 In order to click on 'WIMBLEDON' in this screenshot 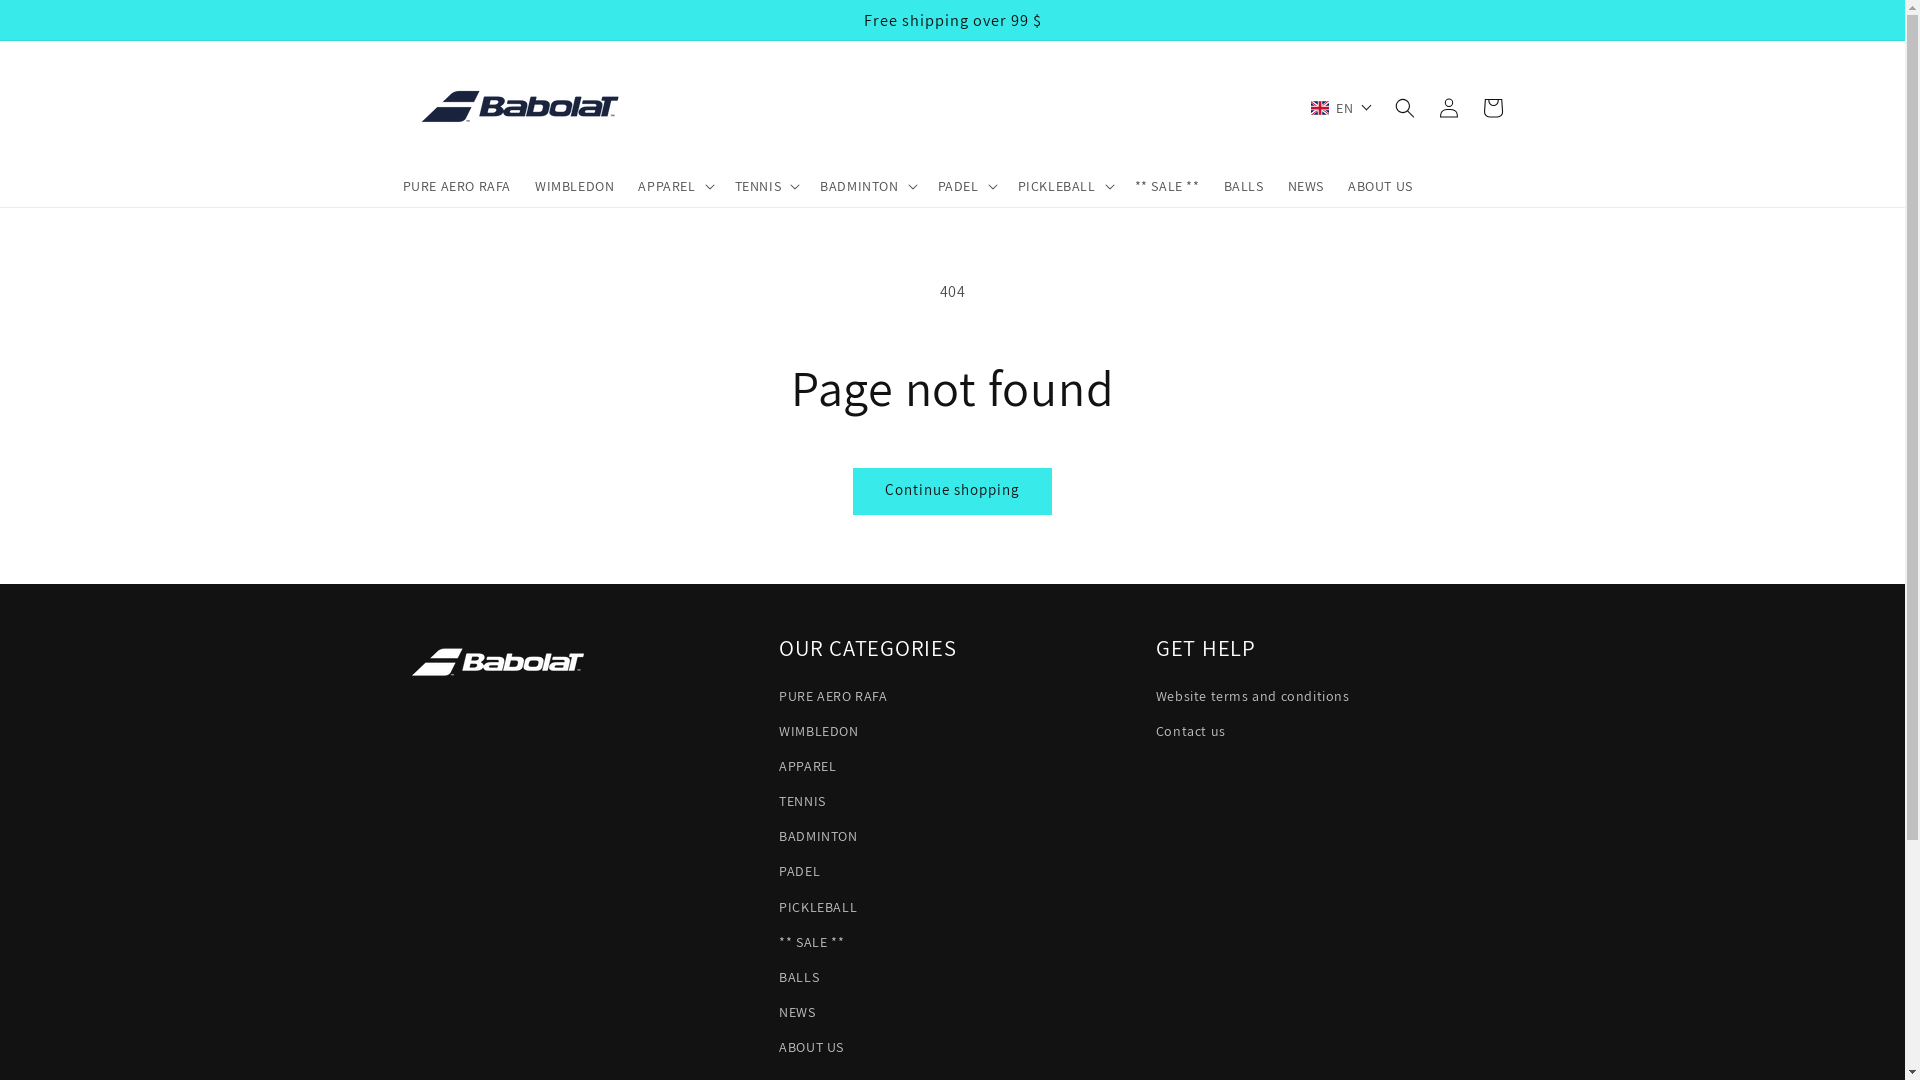, I will do `click(573, 185)`.